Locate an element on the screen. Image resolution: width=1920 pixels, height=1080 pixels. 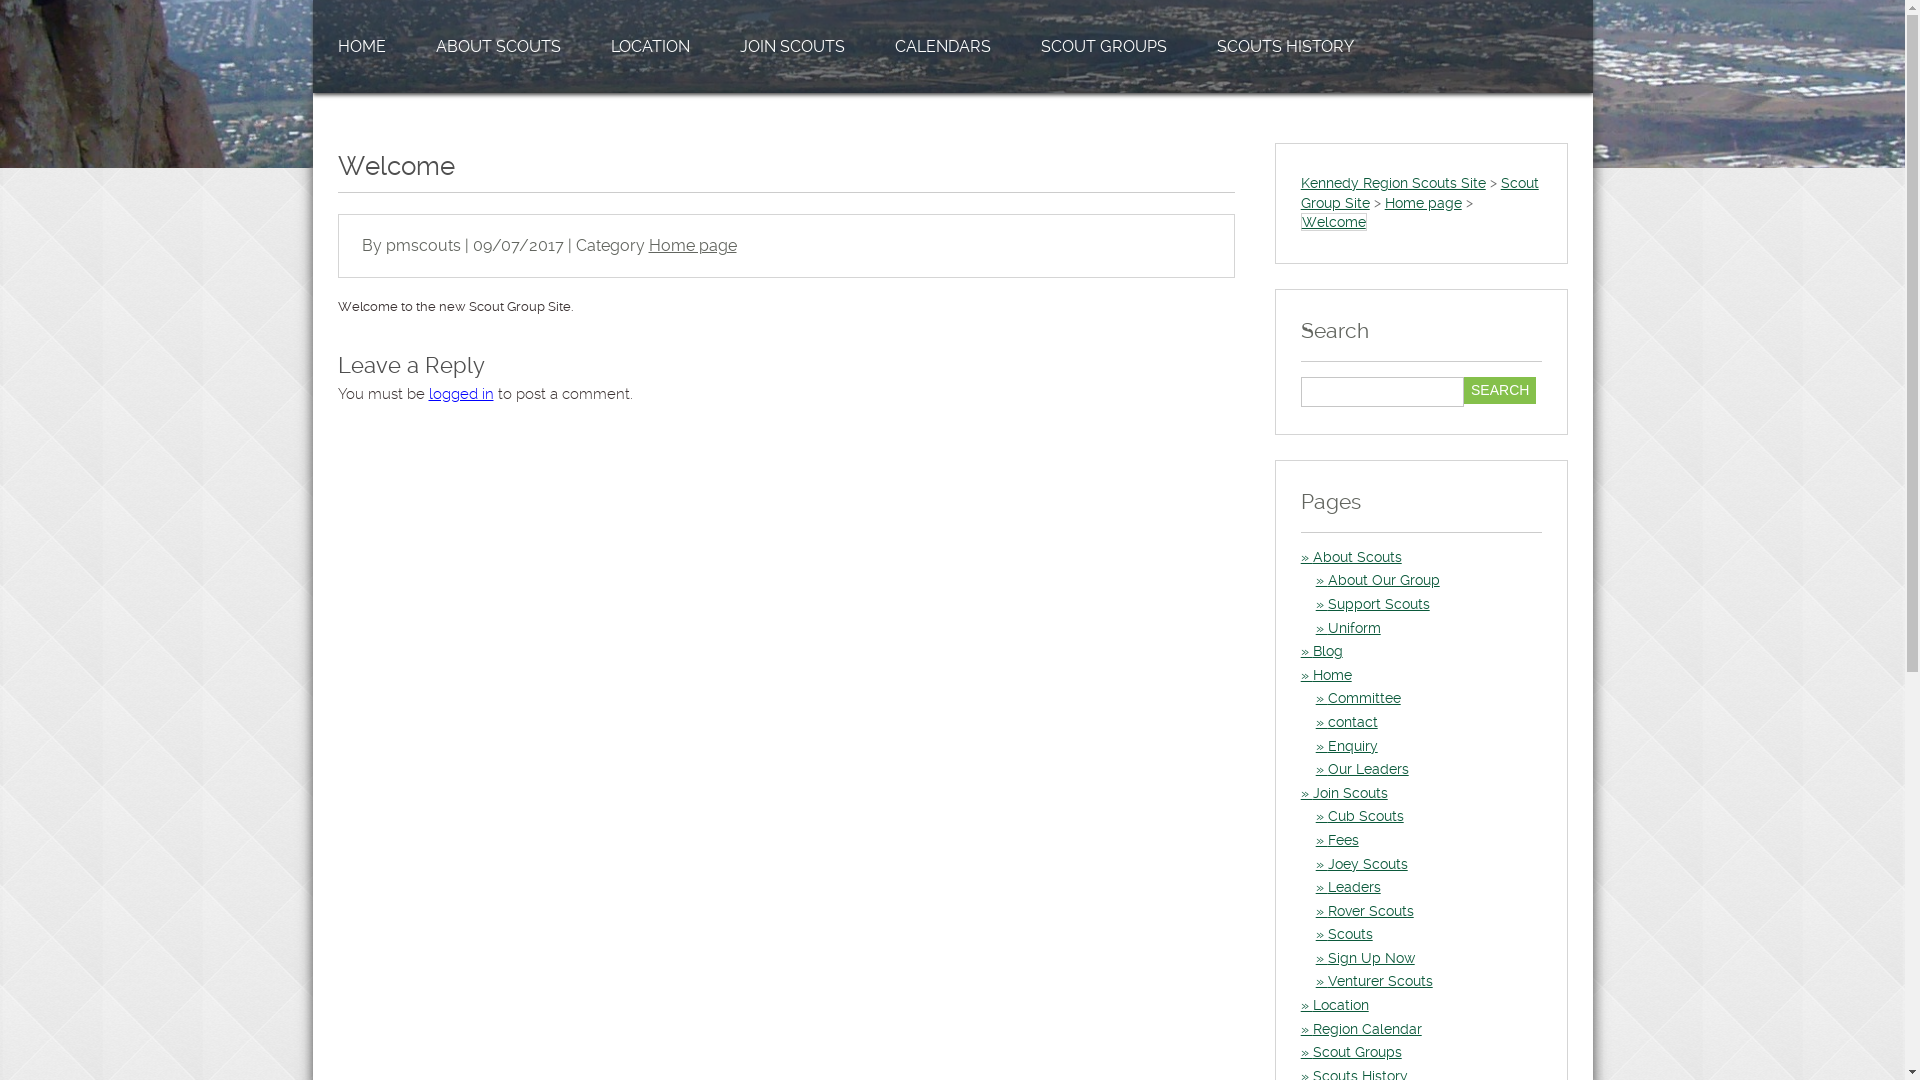
'Blog' is located at coordinates (1321, 651).